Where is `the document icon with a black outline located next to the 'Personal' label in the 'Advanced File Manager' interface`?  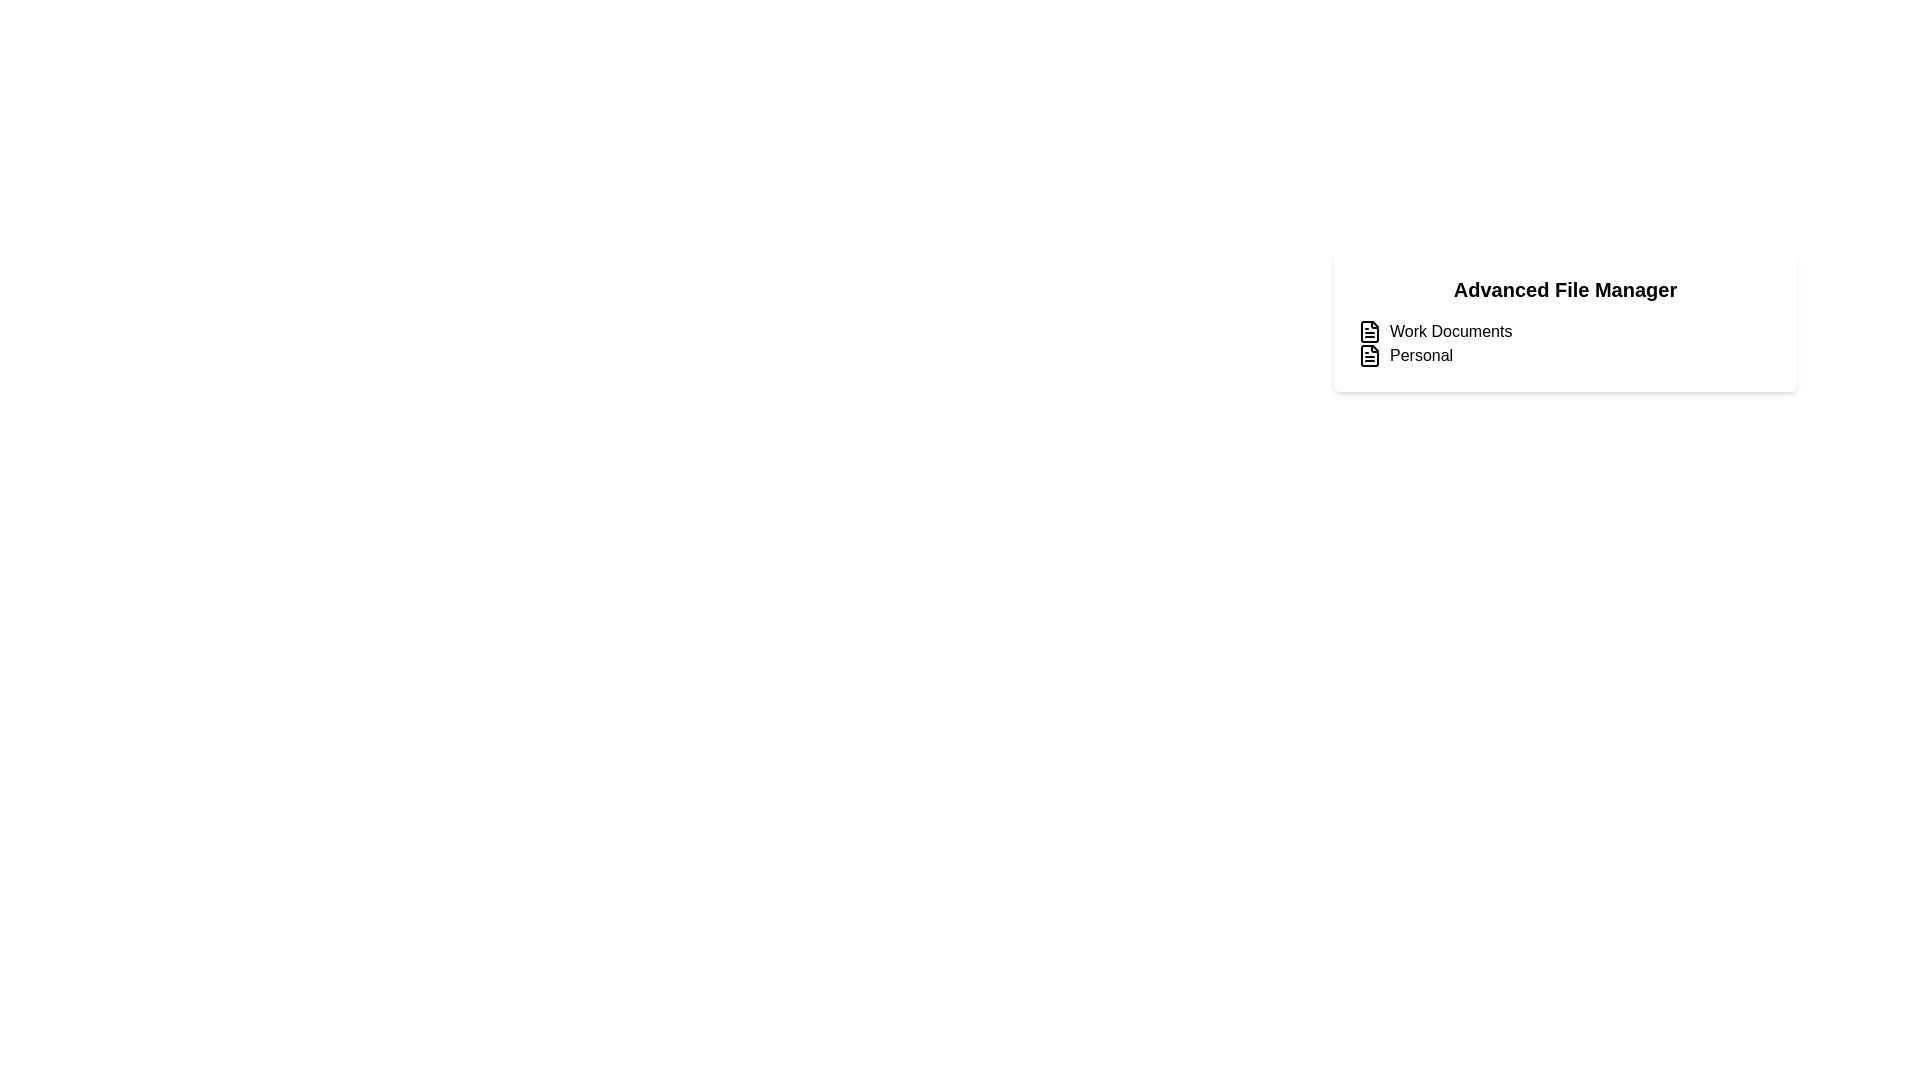 the document icon with a black outline located next to the 'Personal' label in the 'Advanced File Manager' interface is located at coordinates (1368, 354).